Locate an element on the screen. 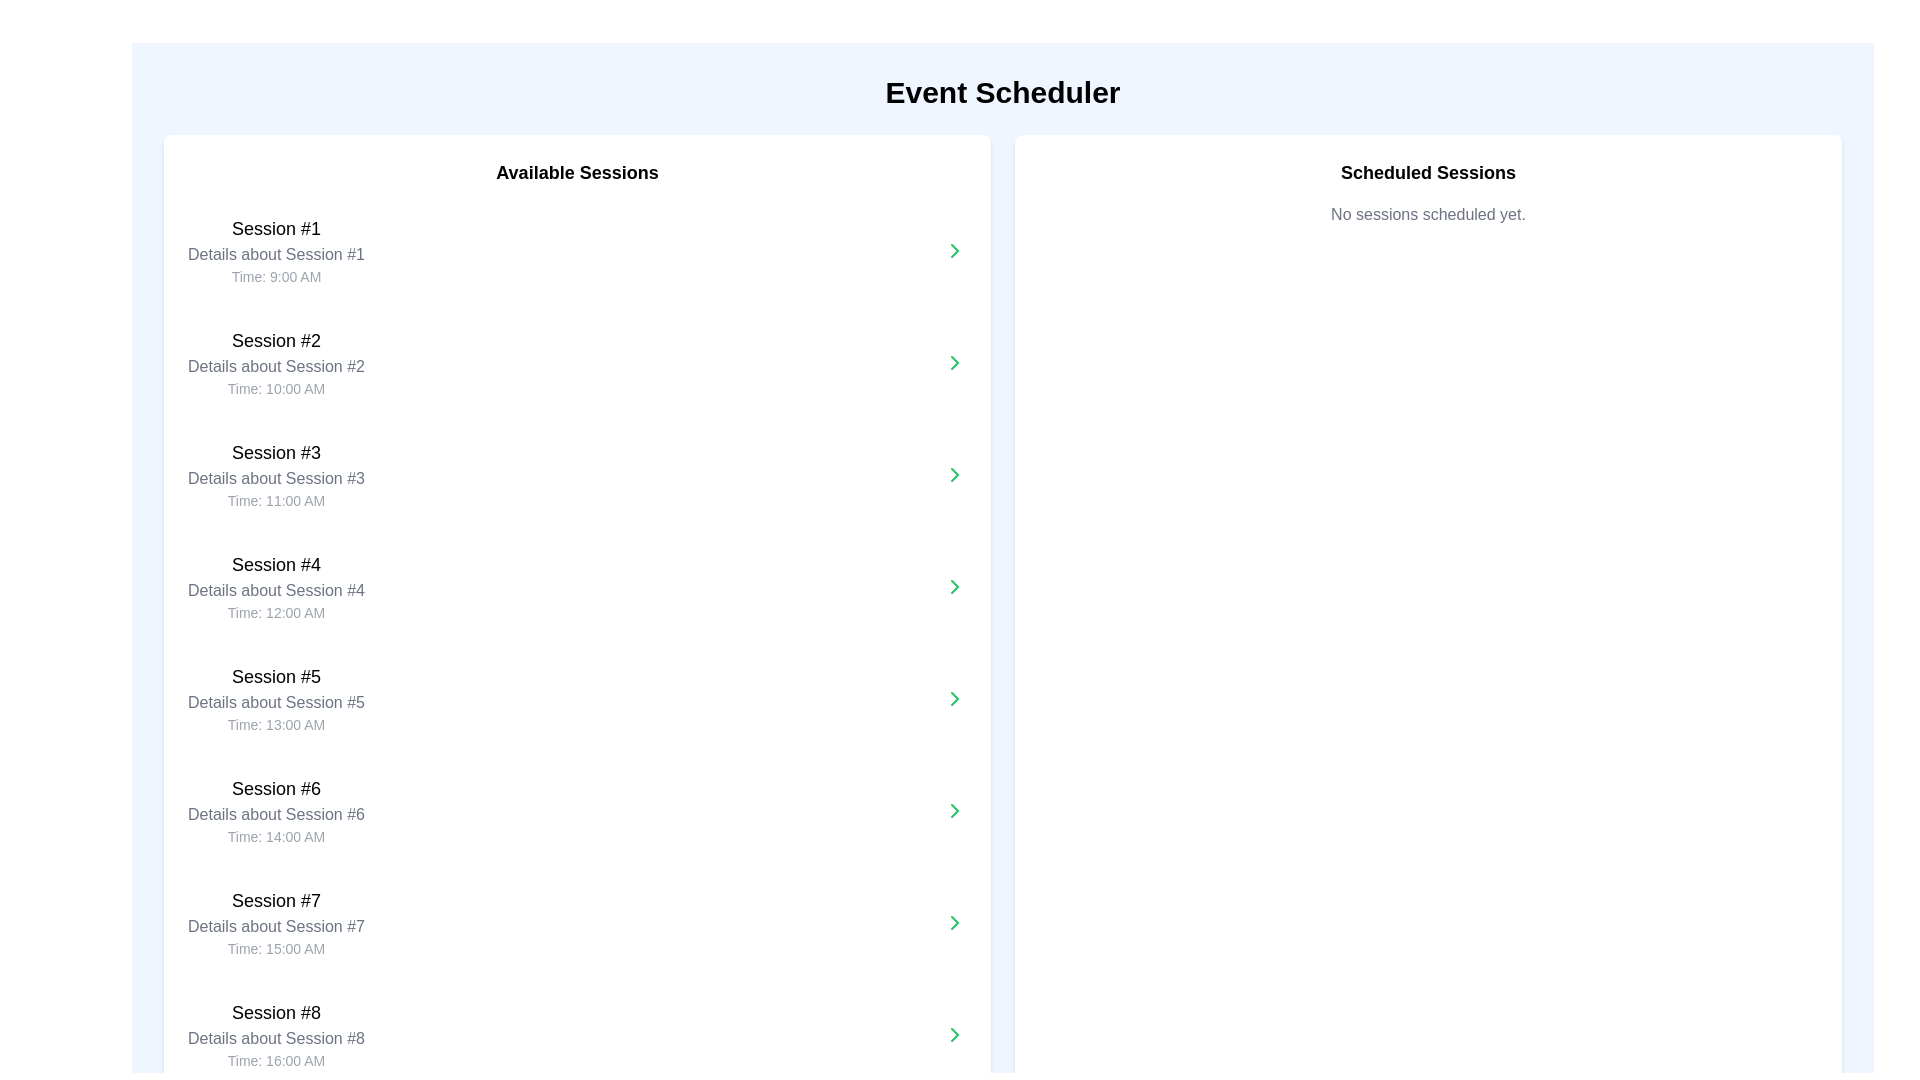 Image resolution: width=1920 pixels, height=1080 pixels. the text block displaying details about 'Session #3', which is located under the 'Available Sessions' section, positioned between 'Session #2' and 'Session #4' is located at coordinates (275, 474).